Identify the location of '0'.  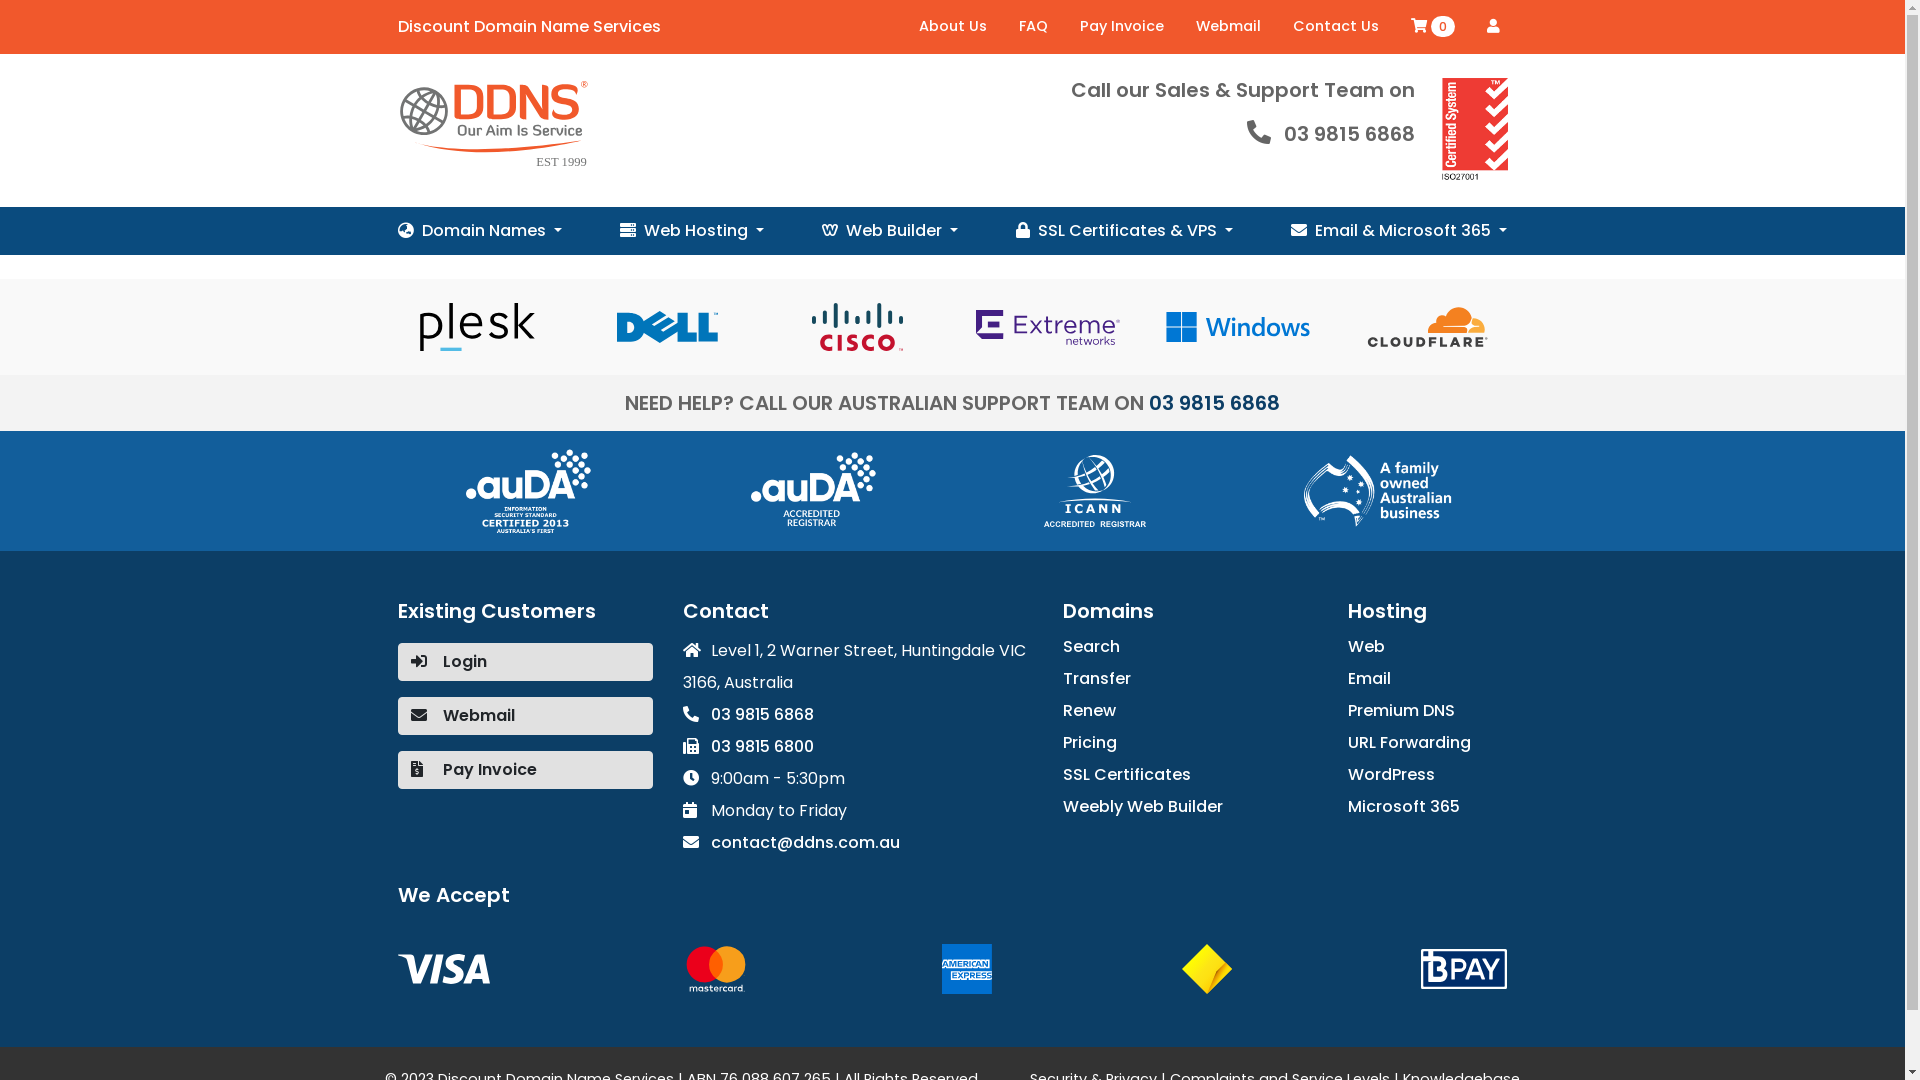
(1430, 27).